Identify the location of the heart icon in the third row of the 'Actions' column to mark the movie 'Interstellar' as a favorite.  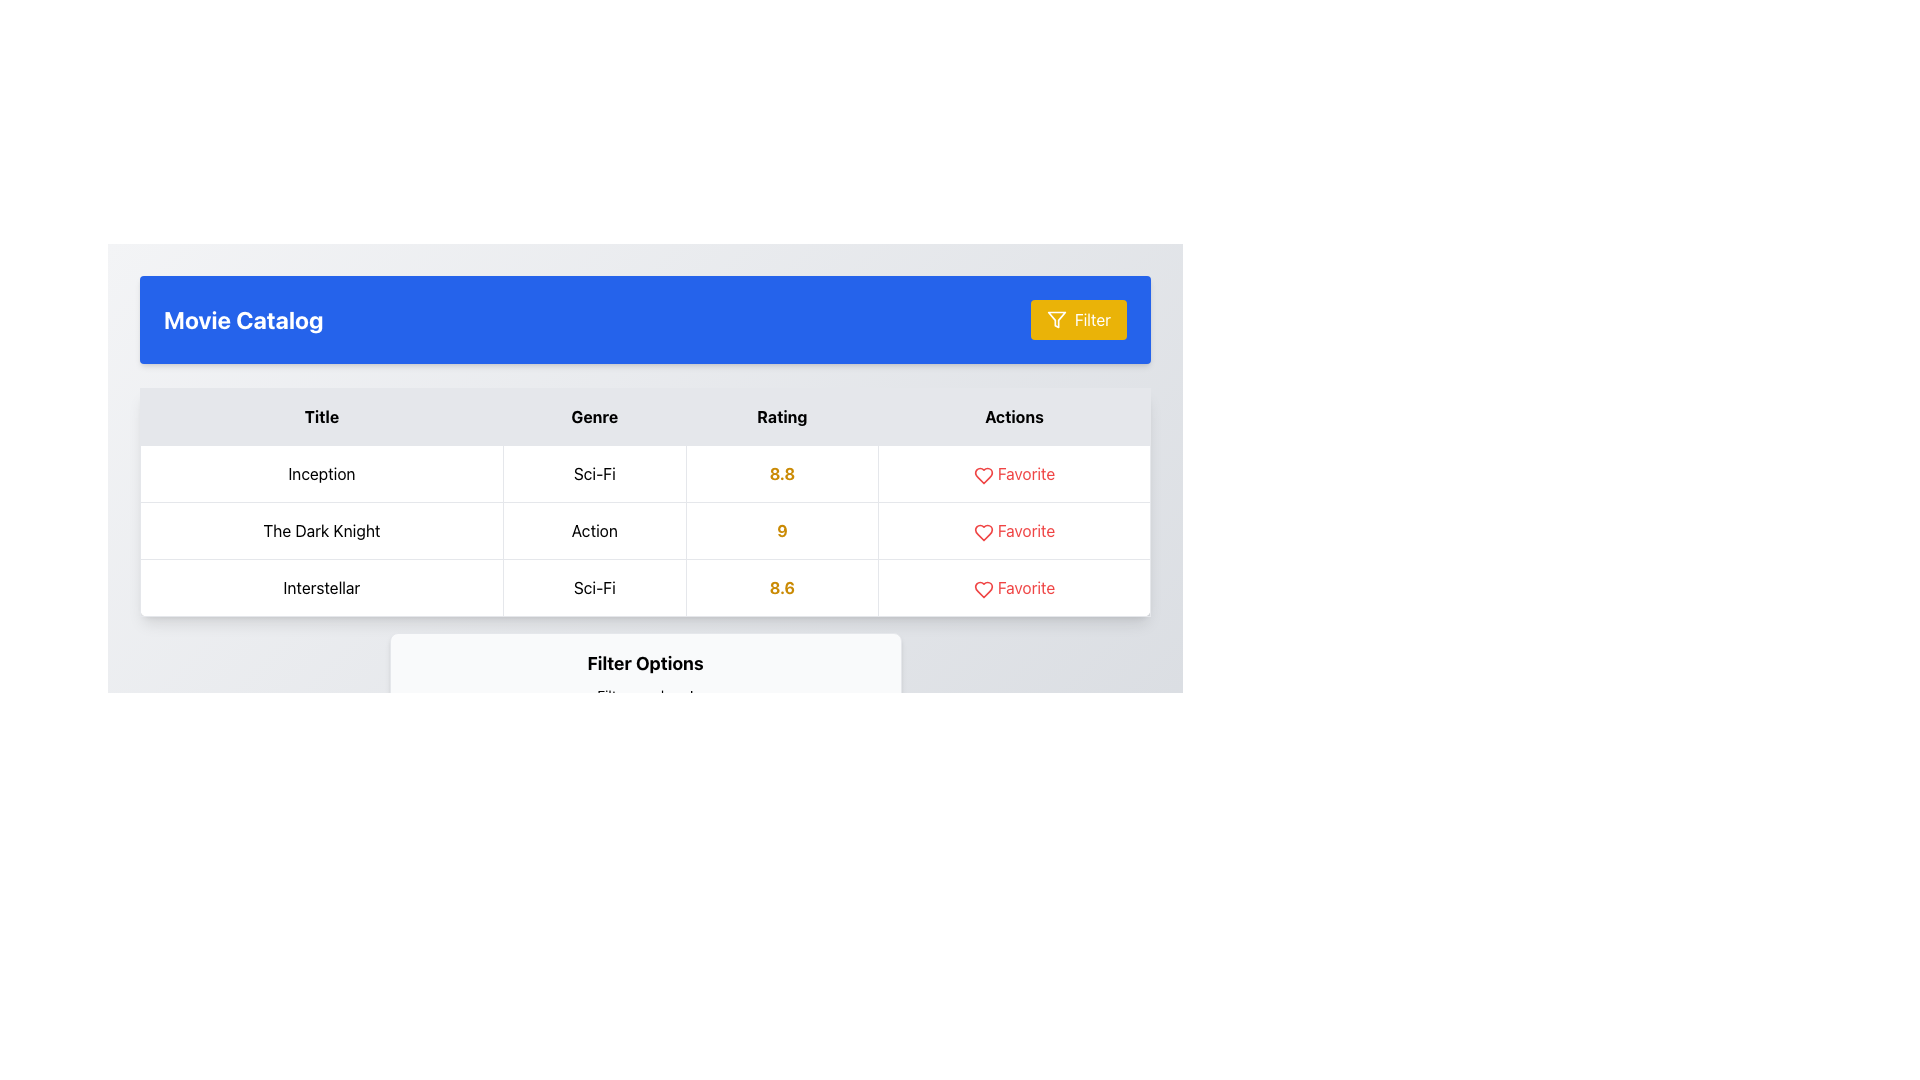
(983, 588).